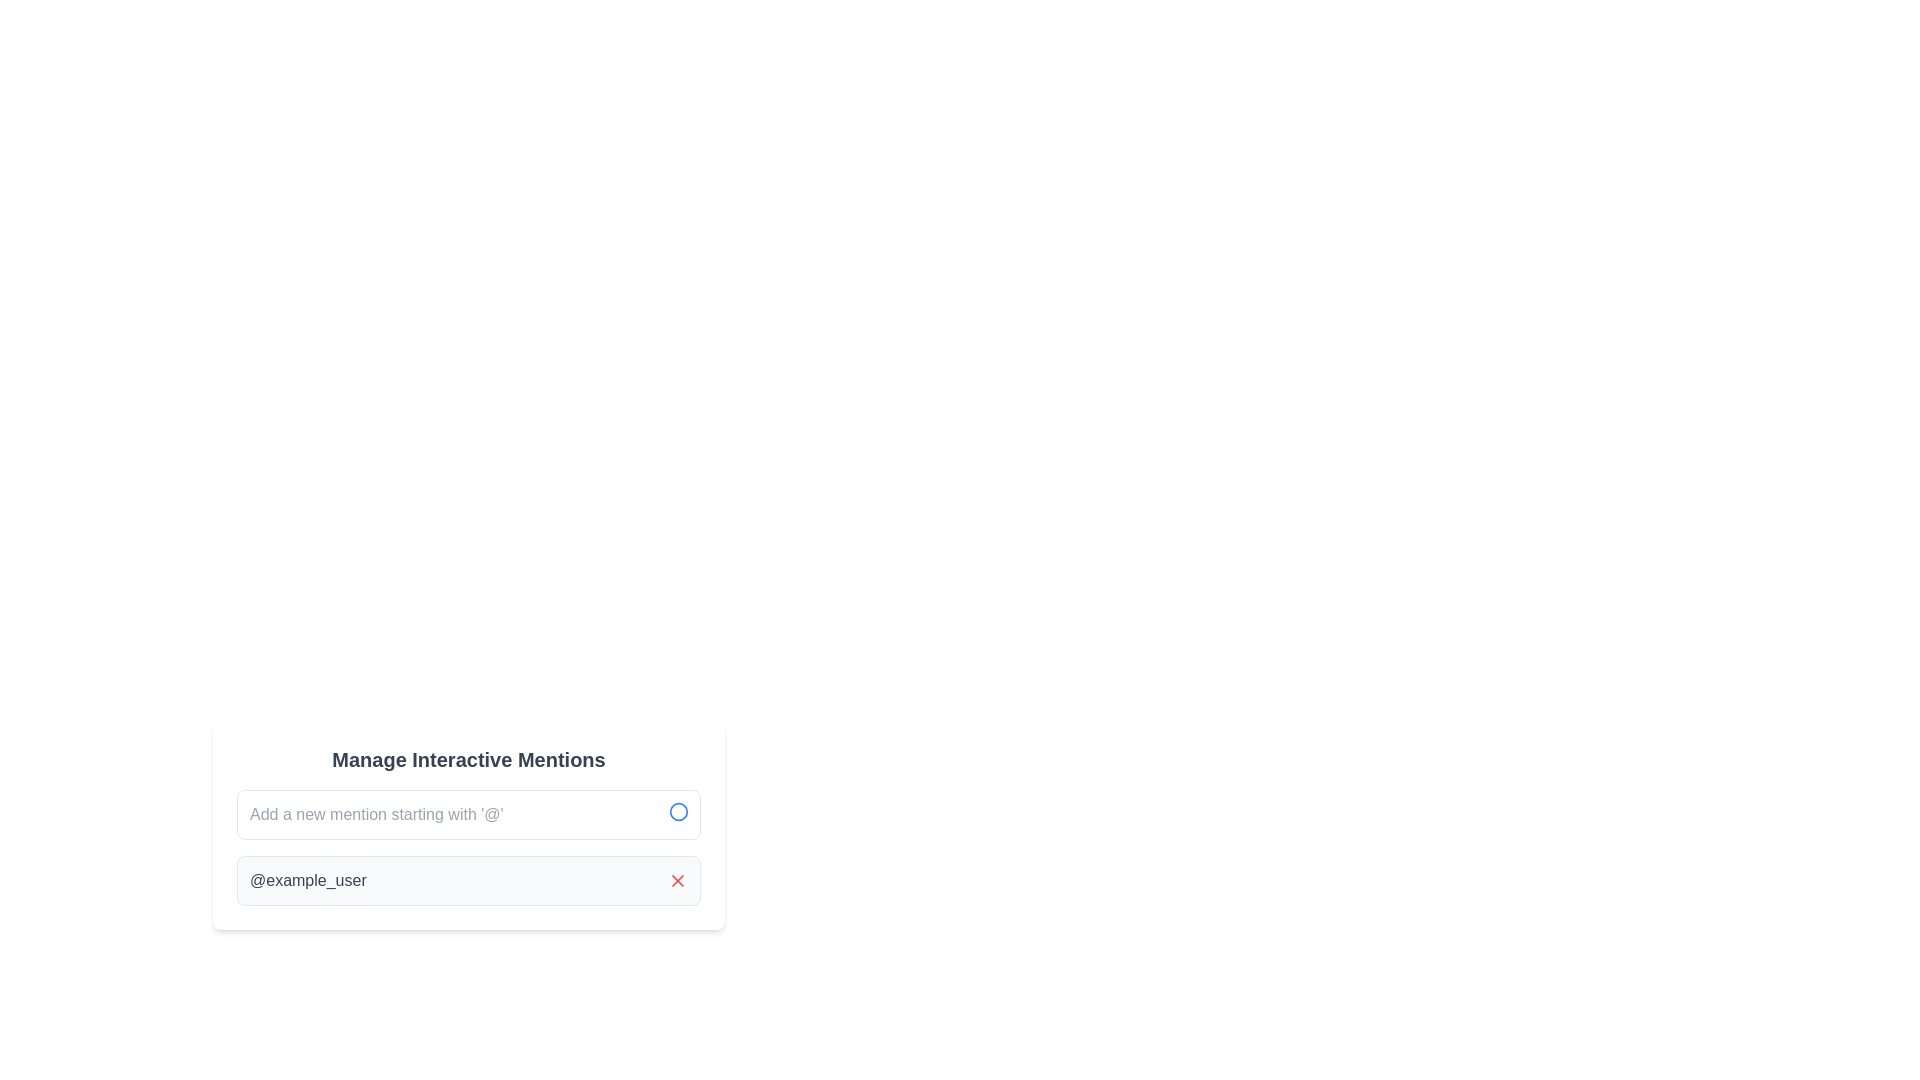 The width and height of the screenshot is (1920, 1080). I want to click on the 'X' icon used for deleting or closing, located near the right side of the '@example_user' mention input field, so click(677, 879).